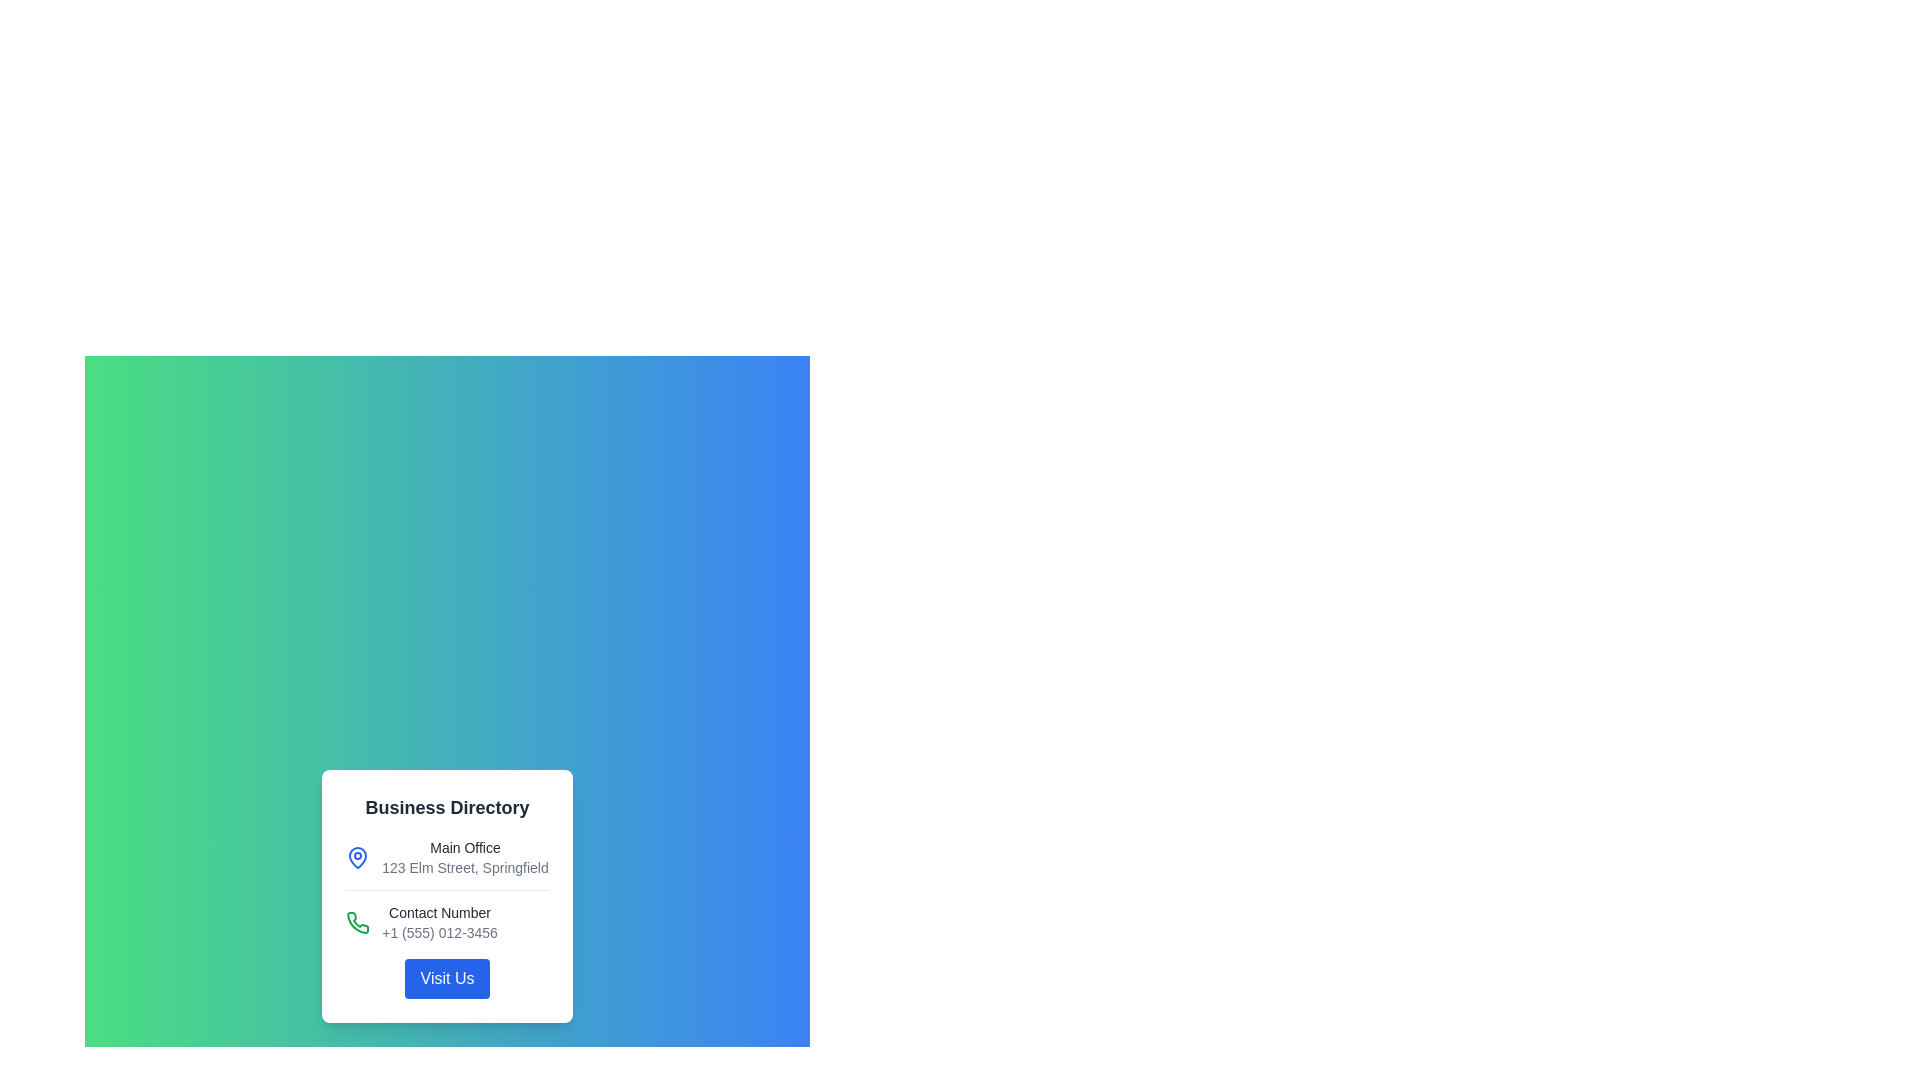  Describe the element at coordinates (446, 863) in the screenshot. I see `the text block labeled 'Main Office' with the address '123 Elm Street, Springfield' and a blue pin icon, located in the second row of the 'Business Directory' card` at that location.